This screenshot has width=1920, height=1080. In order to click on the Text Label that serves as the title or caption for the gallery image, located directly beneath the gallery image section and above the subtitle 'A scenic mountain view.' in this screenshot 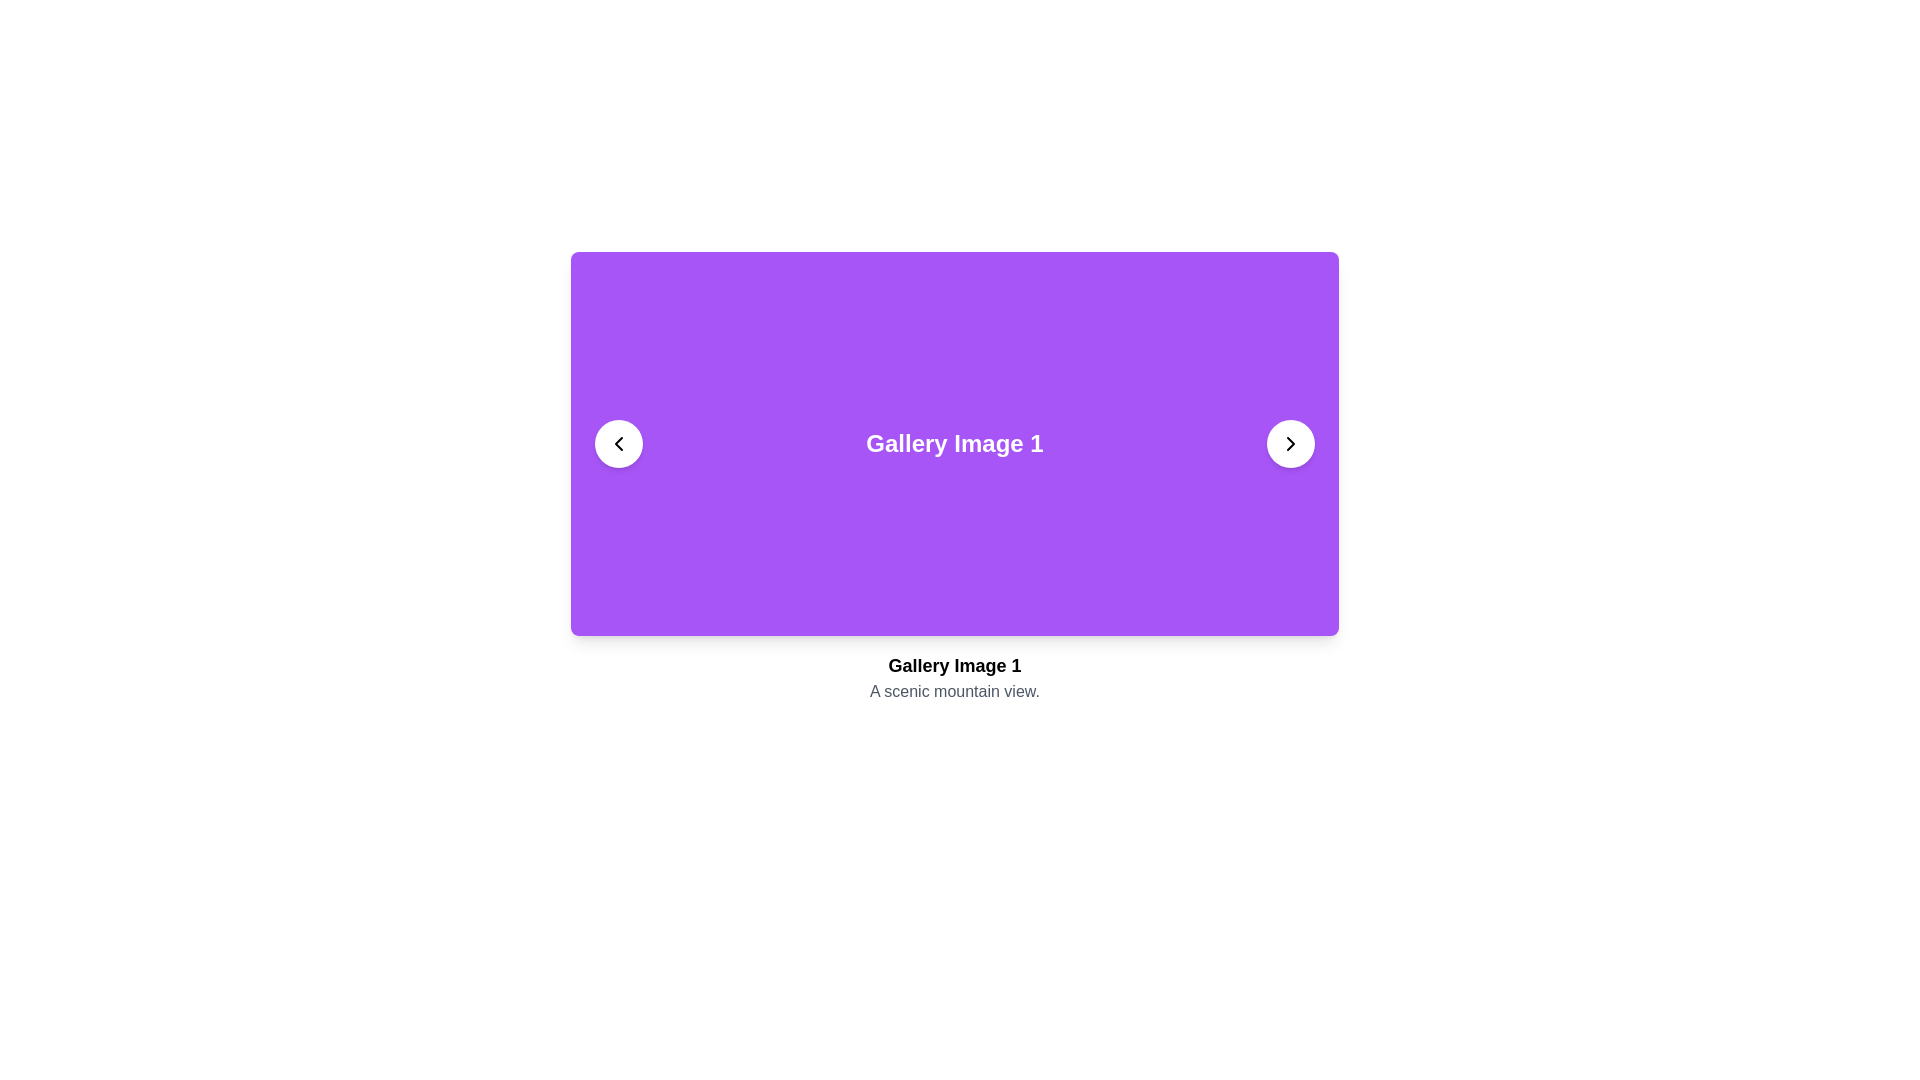, I will do `click(954, 666)`.